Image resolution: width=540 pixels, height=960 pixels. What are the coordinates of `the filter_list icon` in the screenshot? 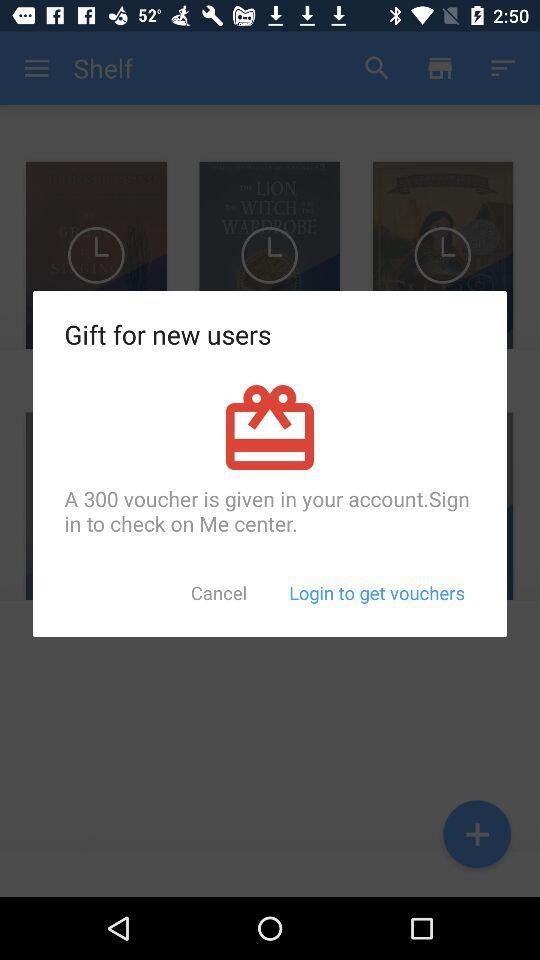 It's located at (502, 68).